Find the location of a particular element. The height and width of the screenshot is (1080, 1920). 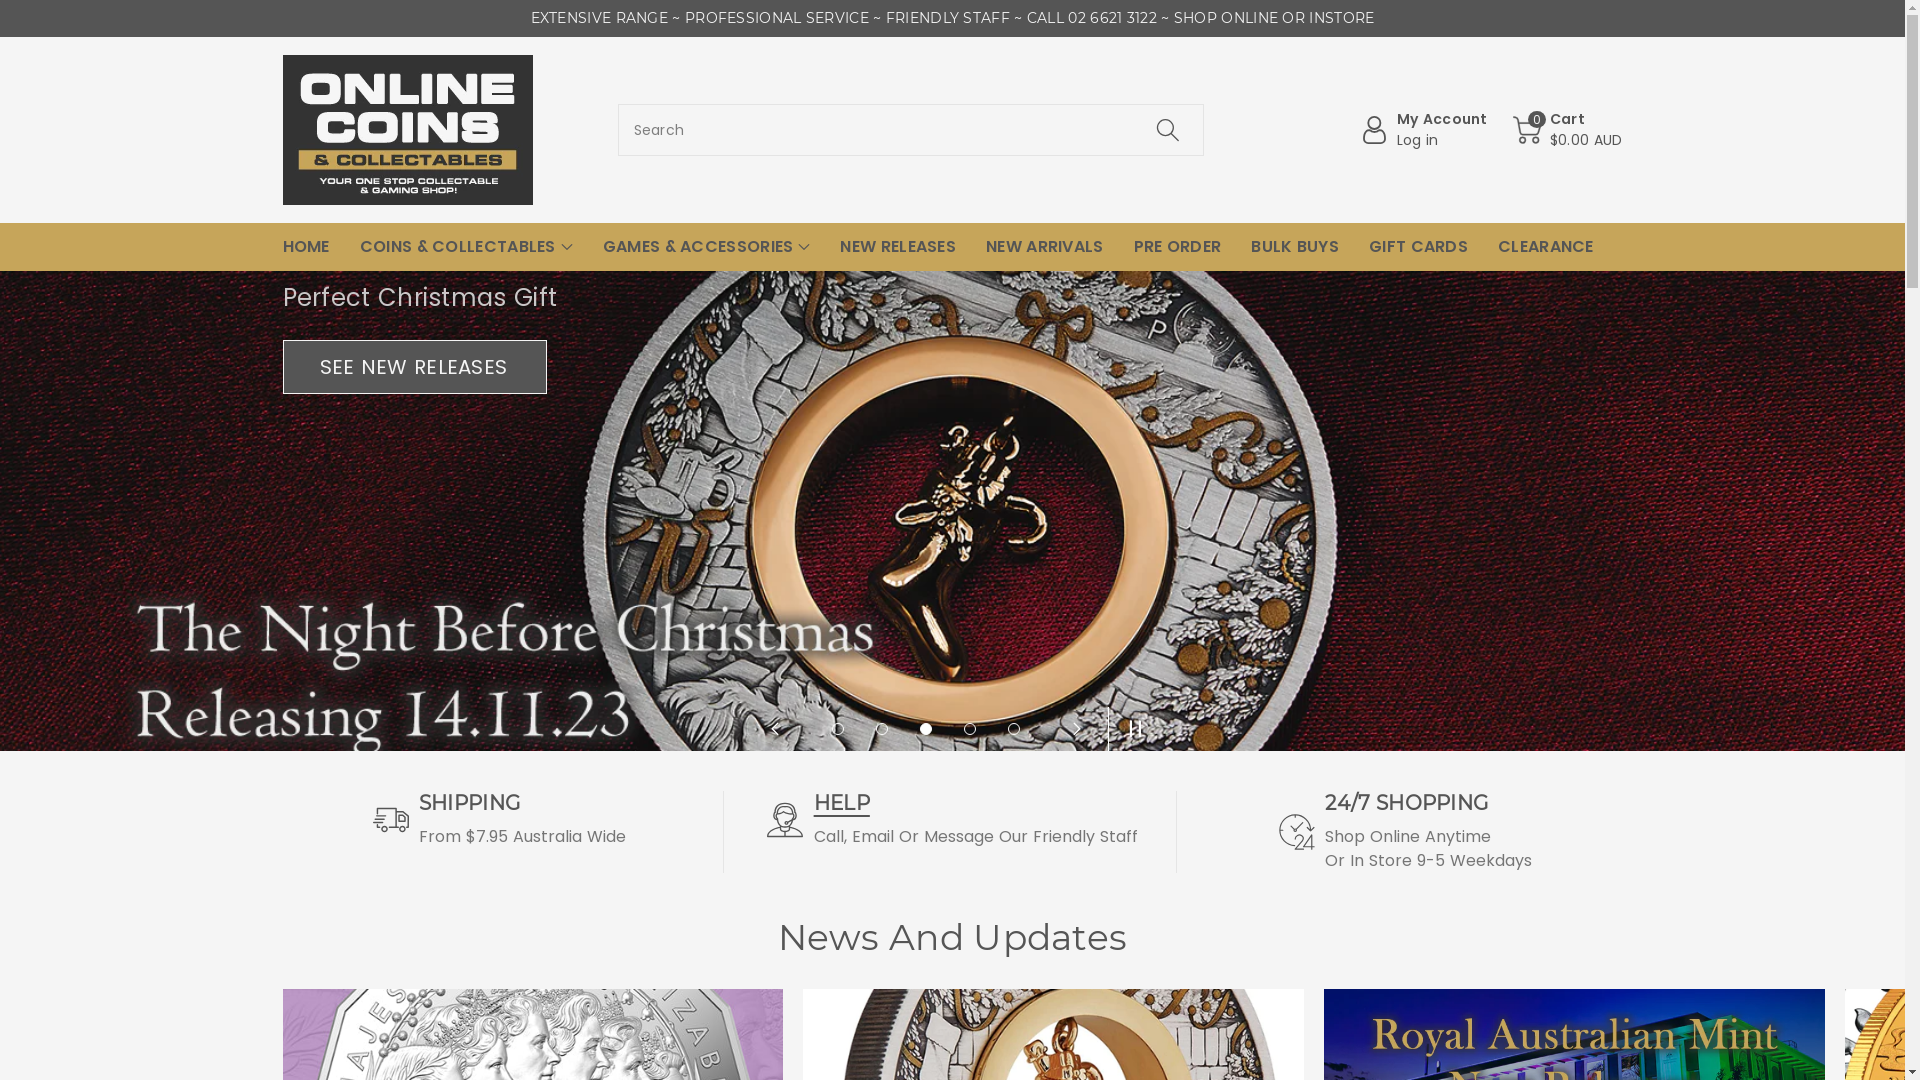

'HOME' is located at coordinates (304, 245).